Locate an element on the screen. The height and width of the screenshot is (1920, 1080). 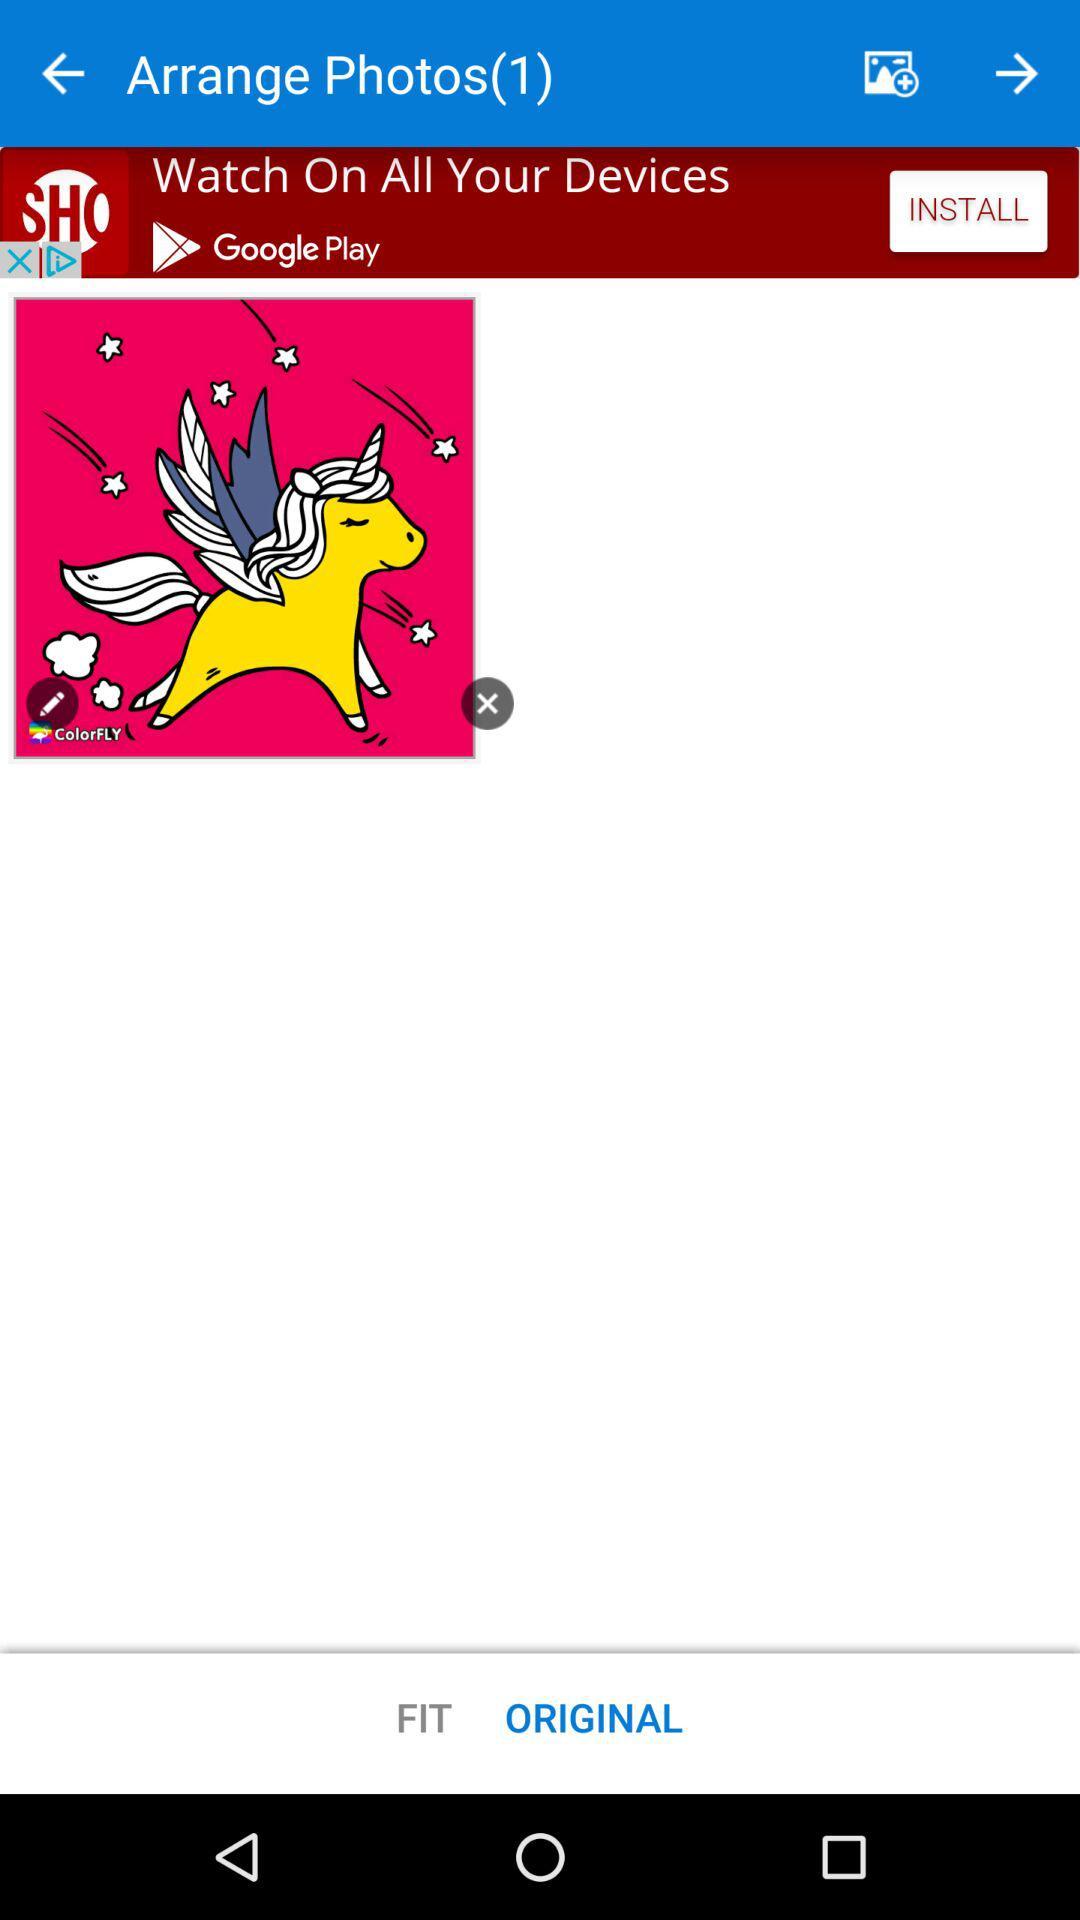
go forward button is located at coordinates (1017, 73).